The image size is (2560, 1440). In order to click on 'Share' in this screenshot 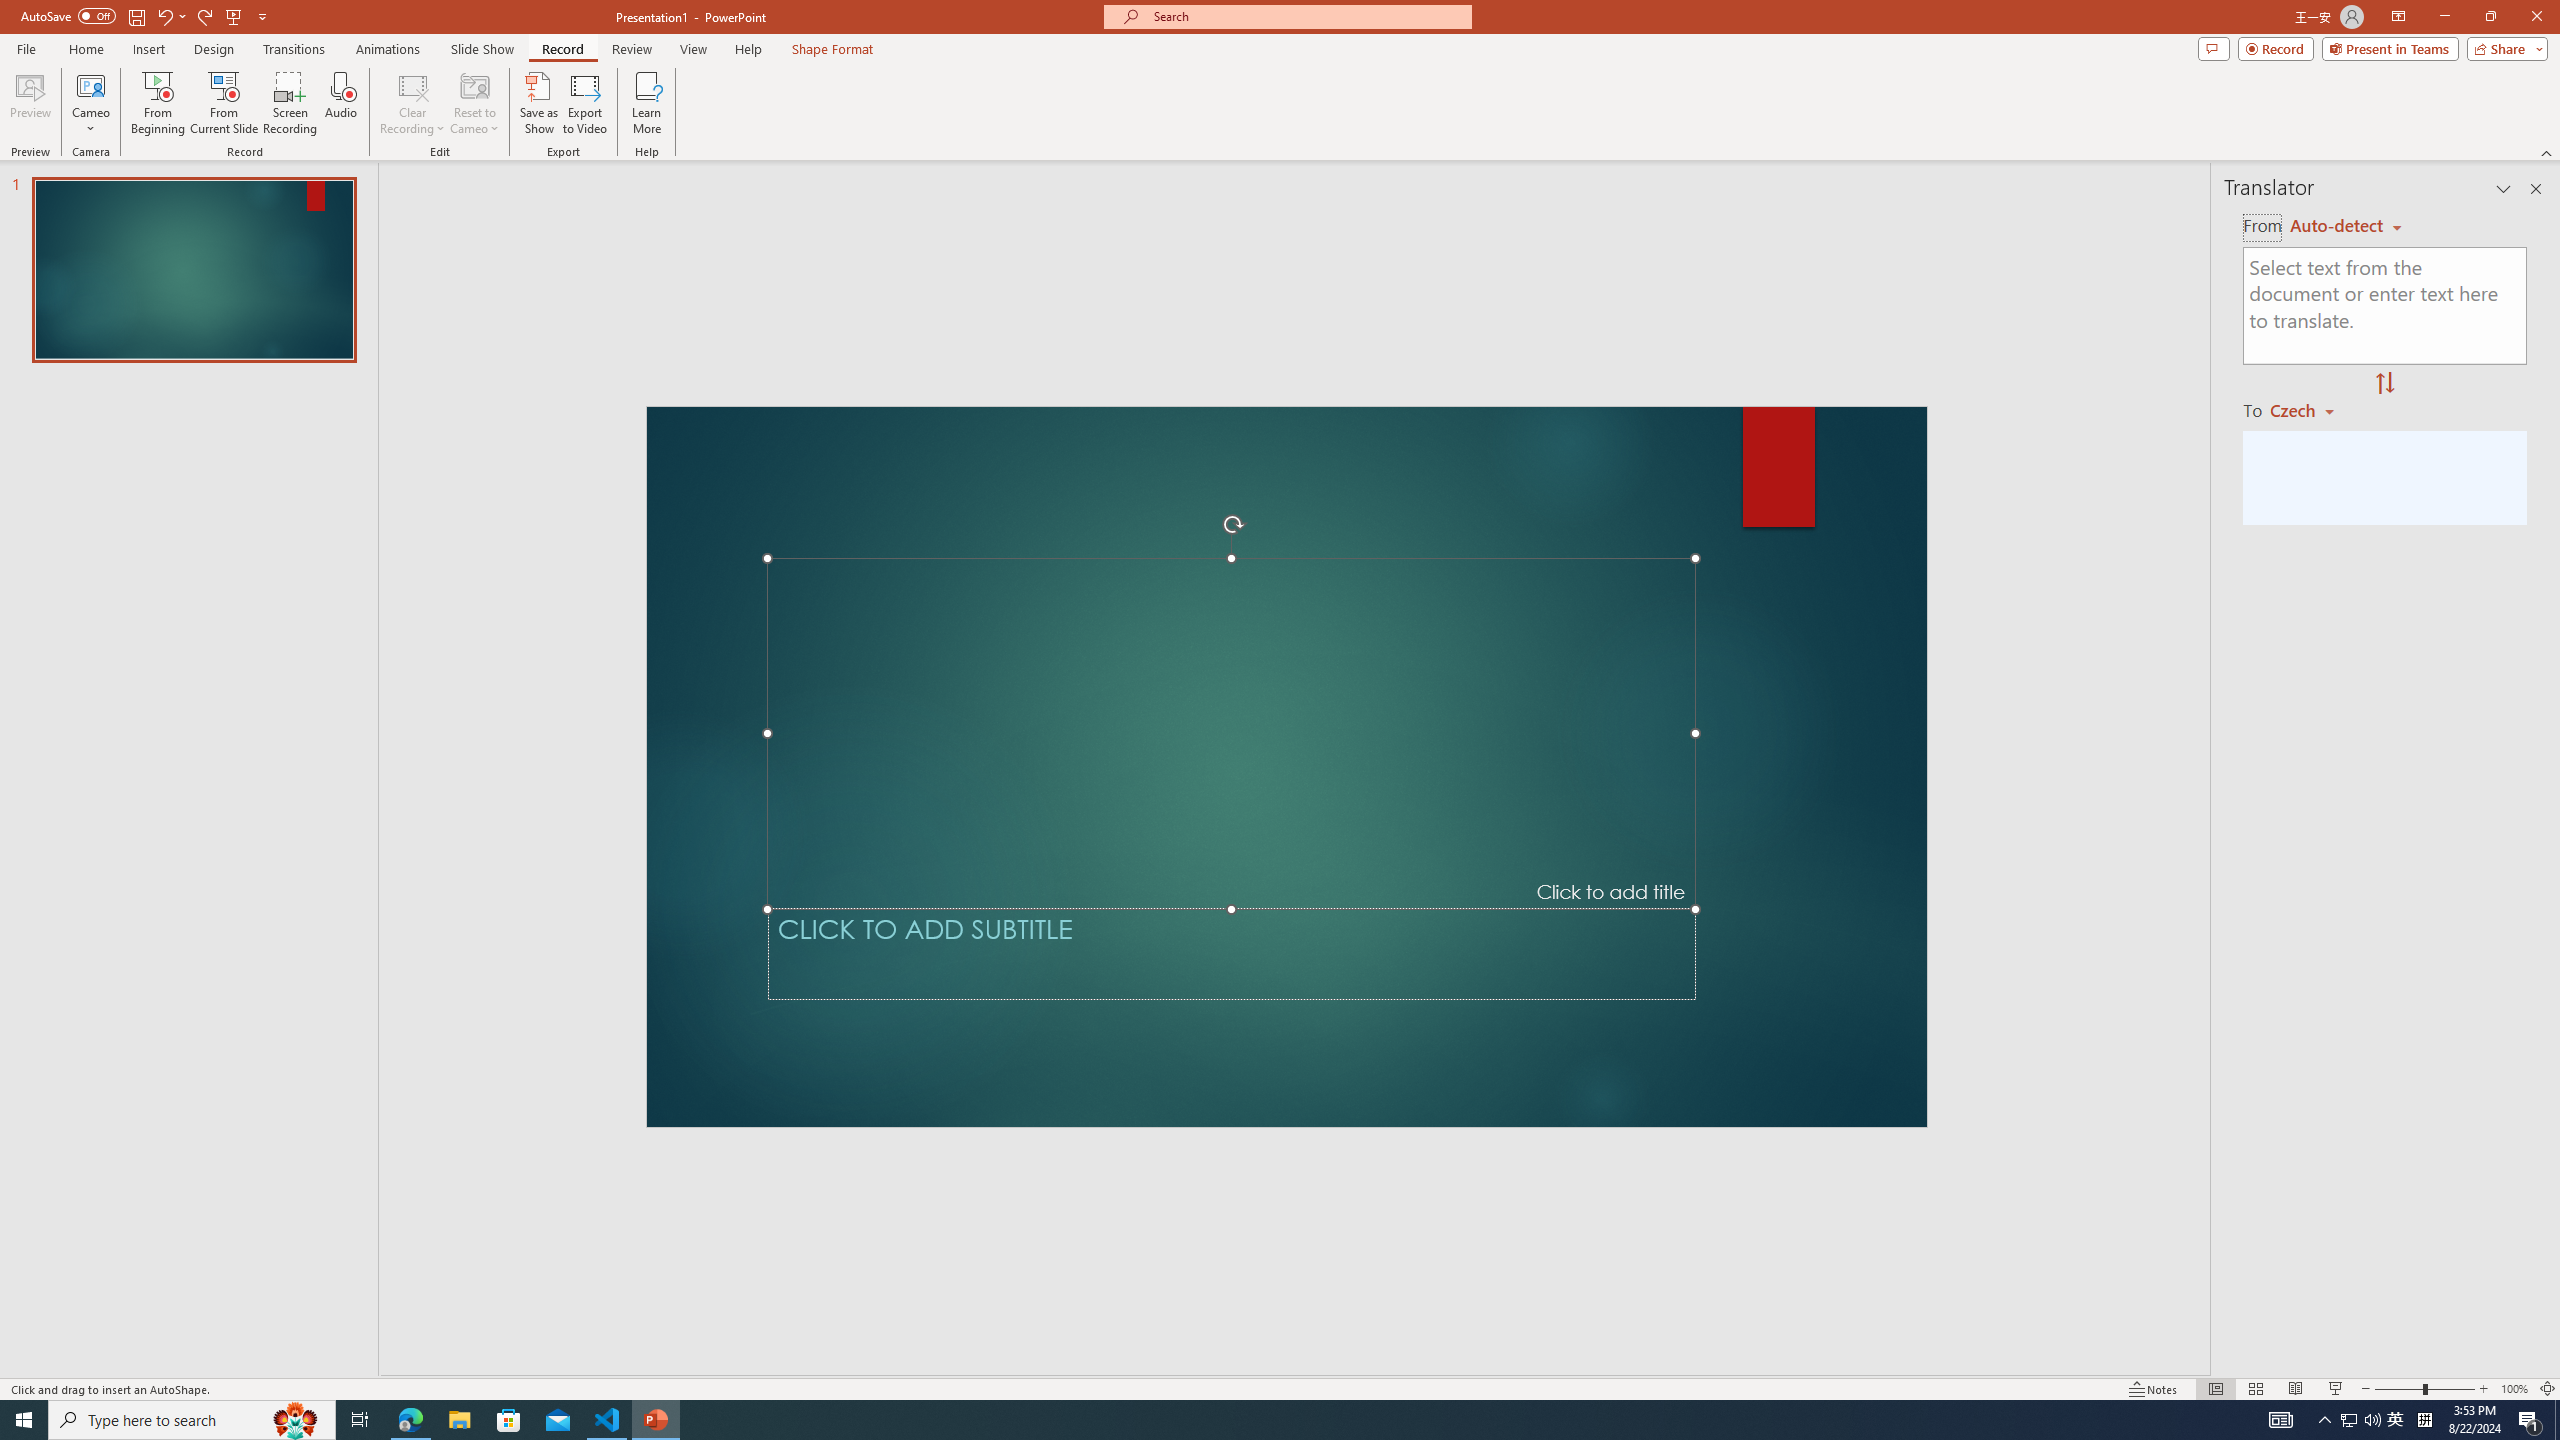, I will do `click(2502, 47)`.